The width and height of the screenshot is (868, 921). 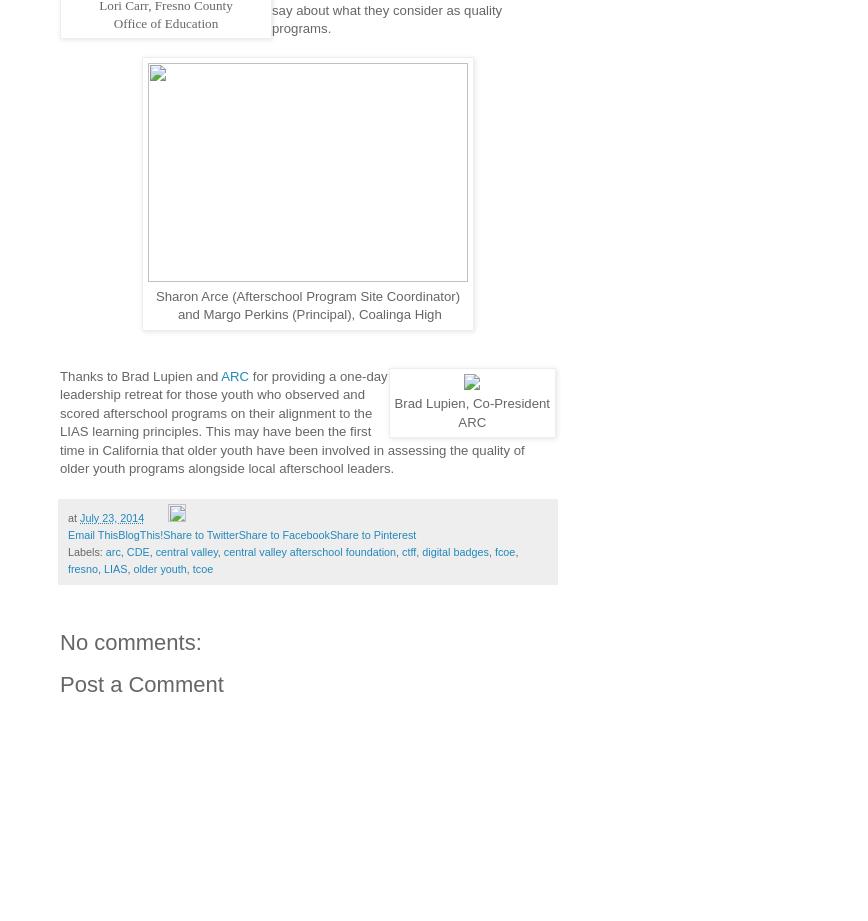 What do you see at coordinates (82, 567) in the screenshot?
I see `'fresno'` at bounding box center [82, 567].